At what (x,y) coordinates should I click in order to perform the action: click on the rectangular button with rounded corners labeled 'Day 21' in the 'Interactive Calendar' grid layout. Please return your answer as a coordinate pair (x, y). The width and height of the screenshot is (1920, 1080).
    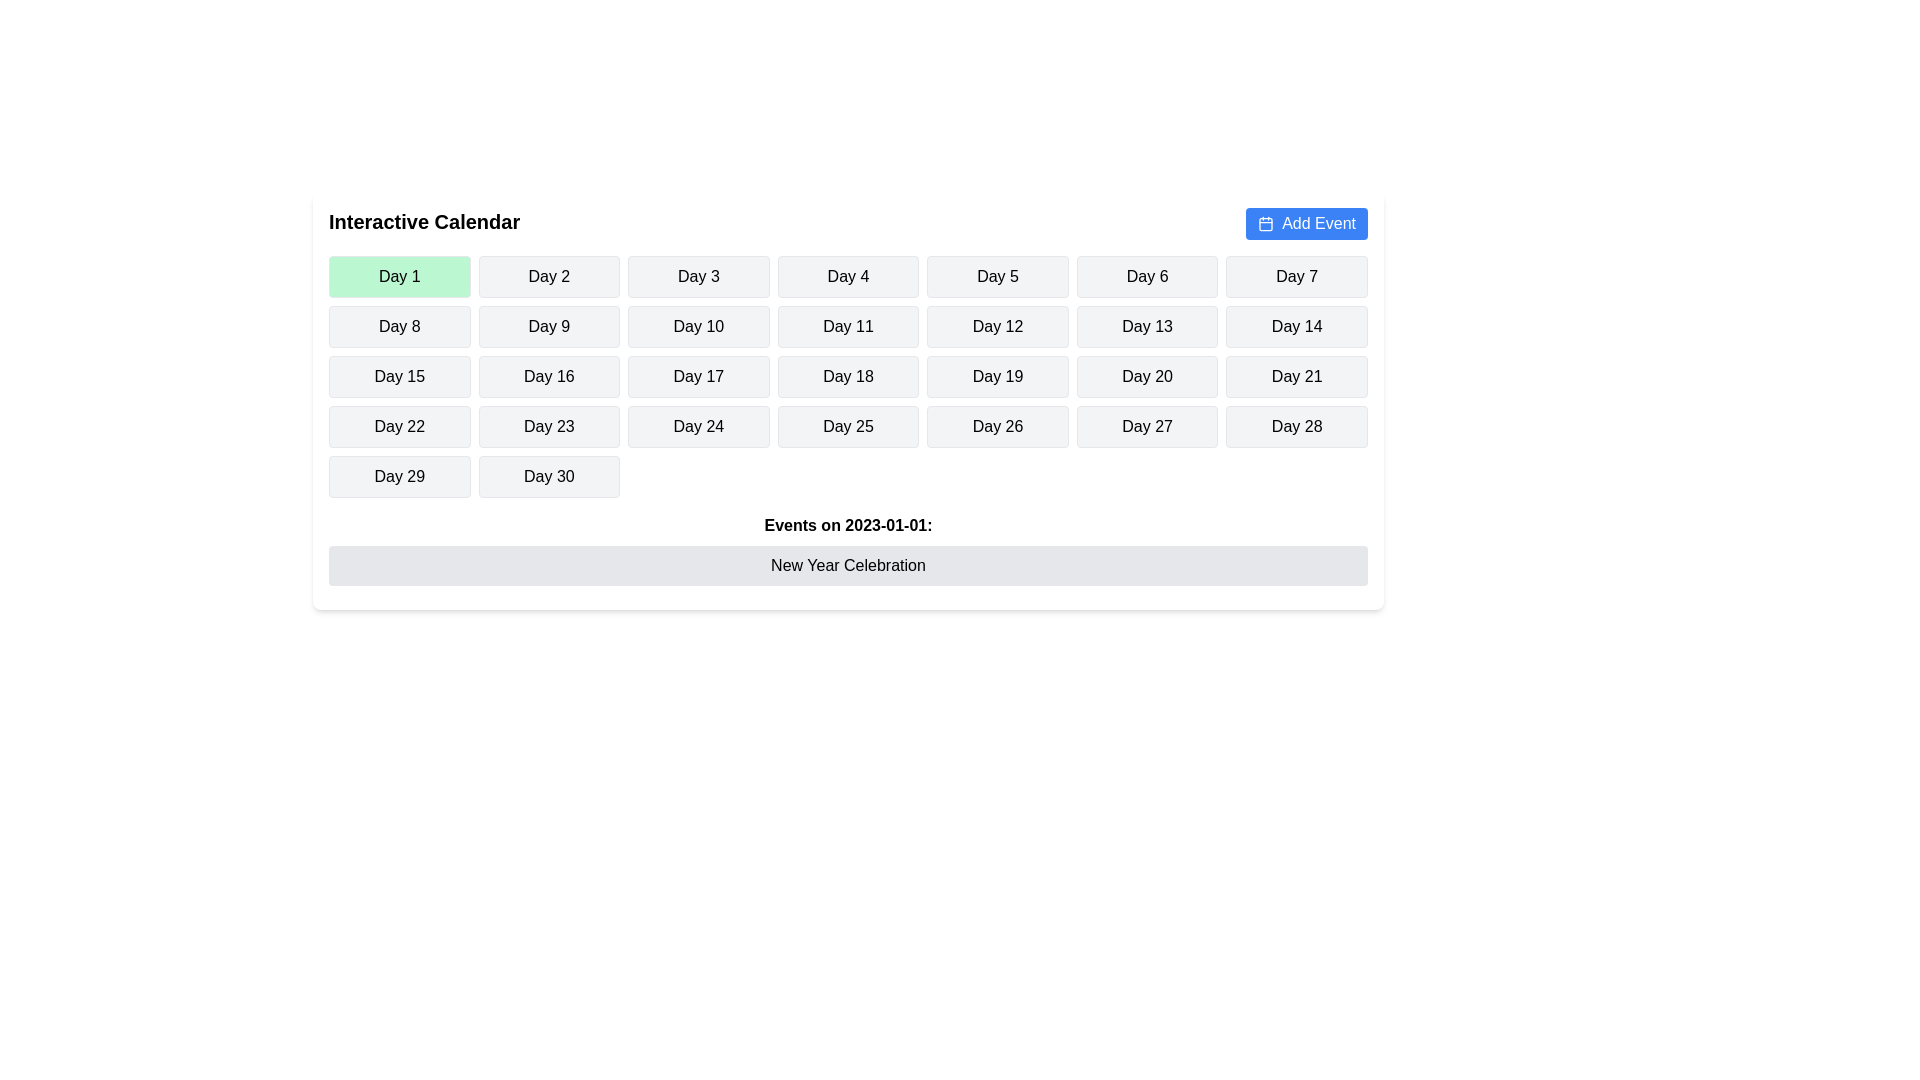
    Looking at the image, I should click on (1297, 377).